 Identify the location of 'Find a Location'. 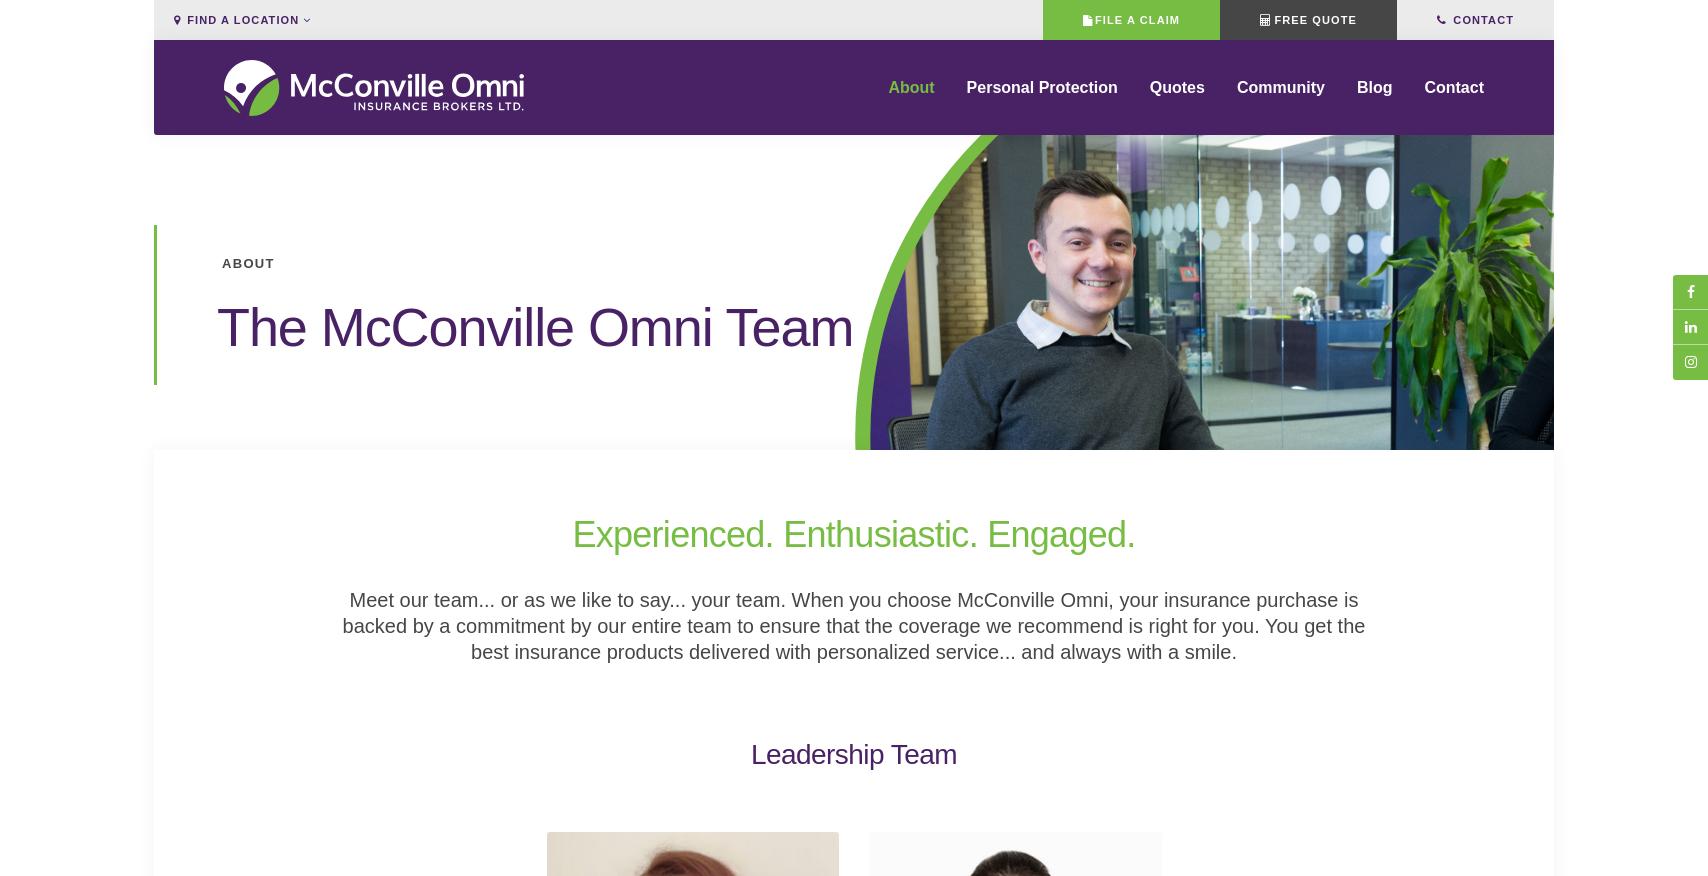
(242, 18).